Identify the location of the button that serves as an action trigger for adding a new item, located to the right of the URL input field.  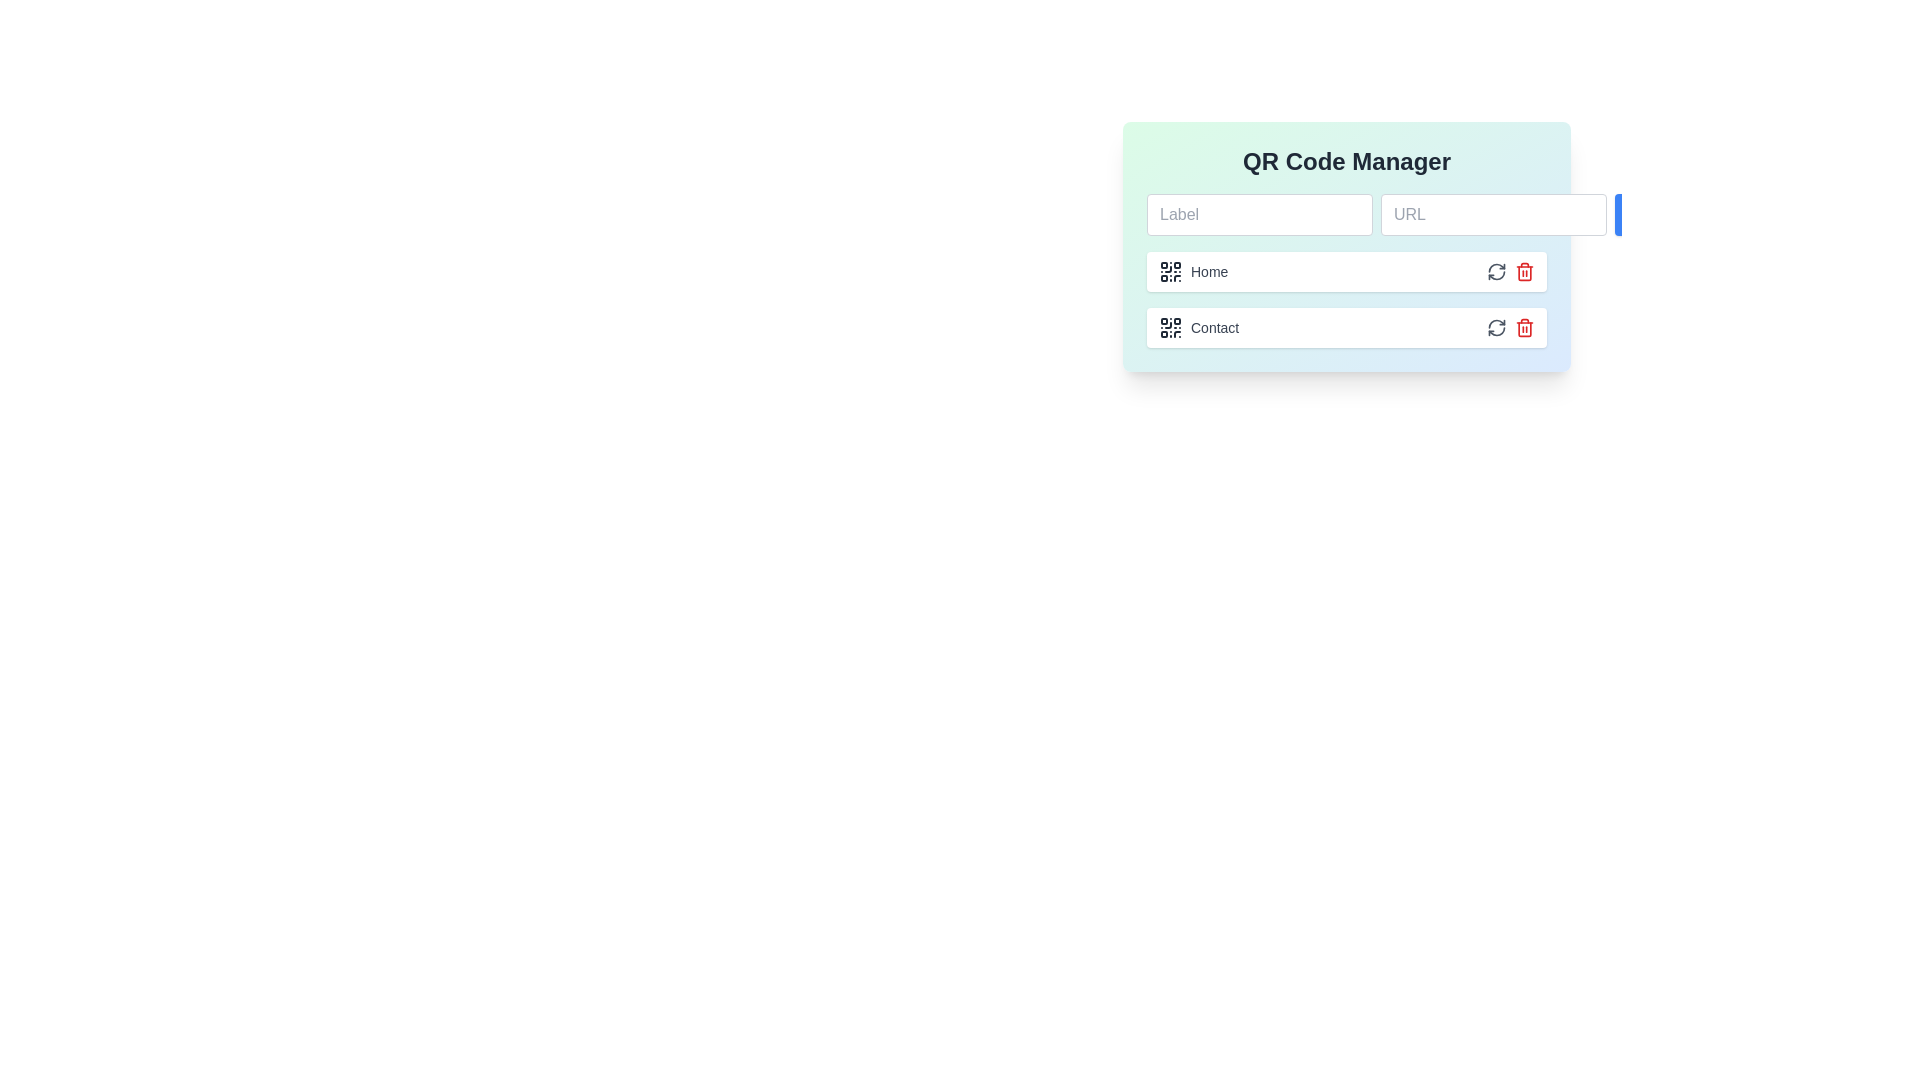
(1638, 215).